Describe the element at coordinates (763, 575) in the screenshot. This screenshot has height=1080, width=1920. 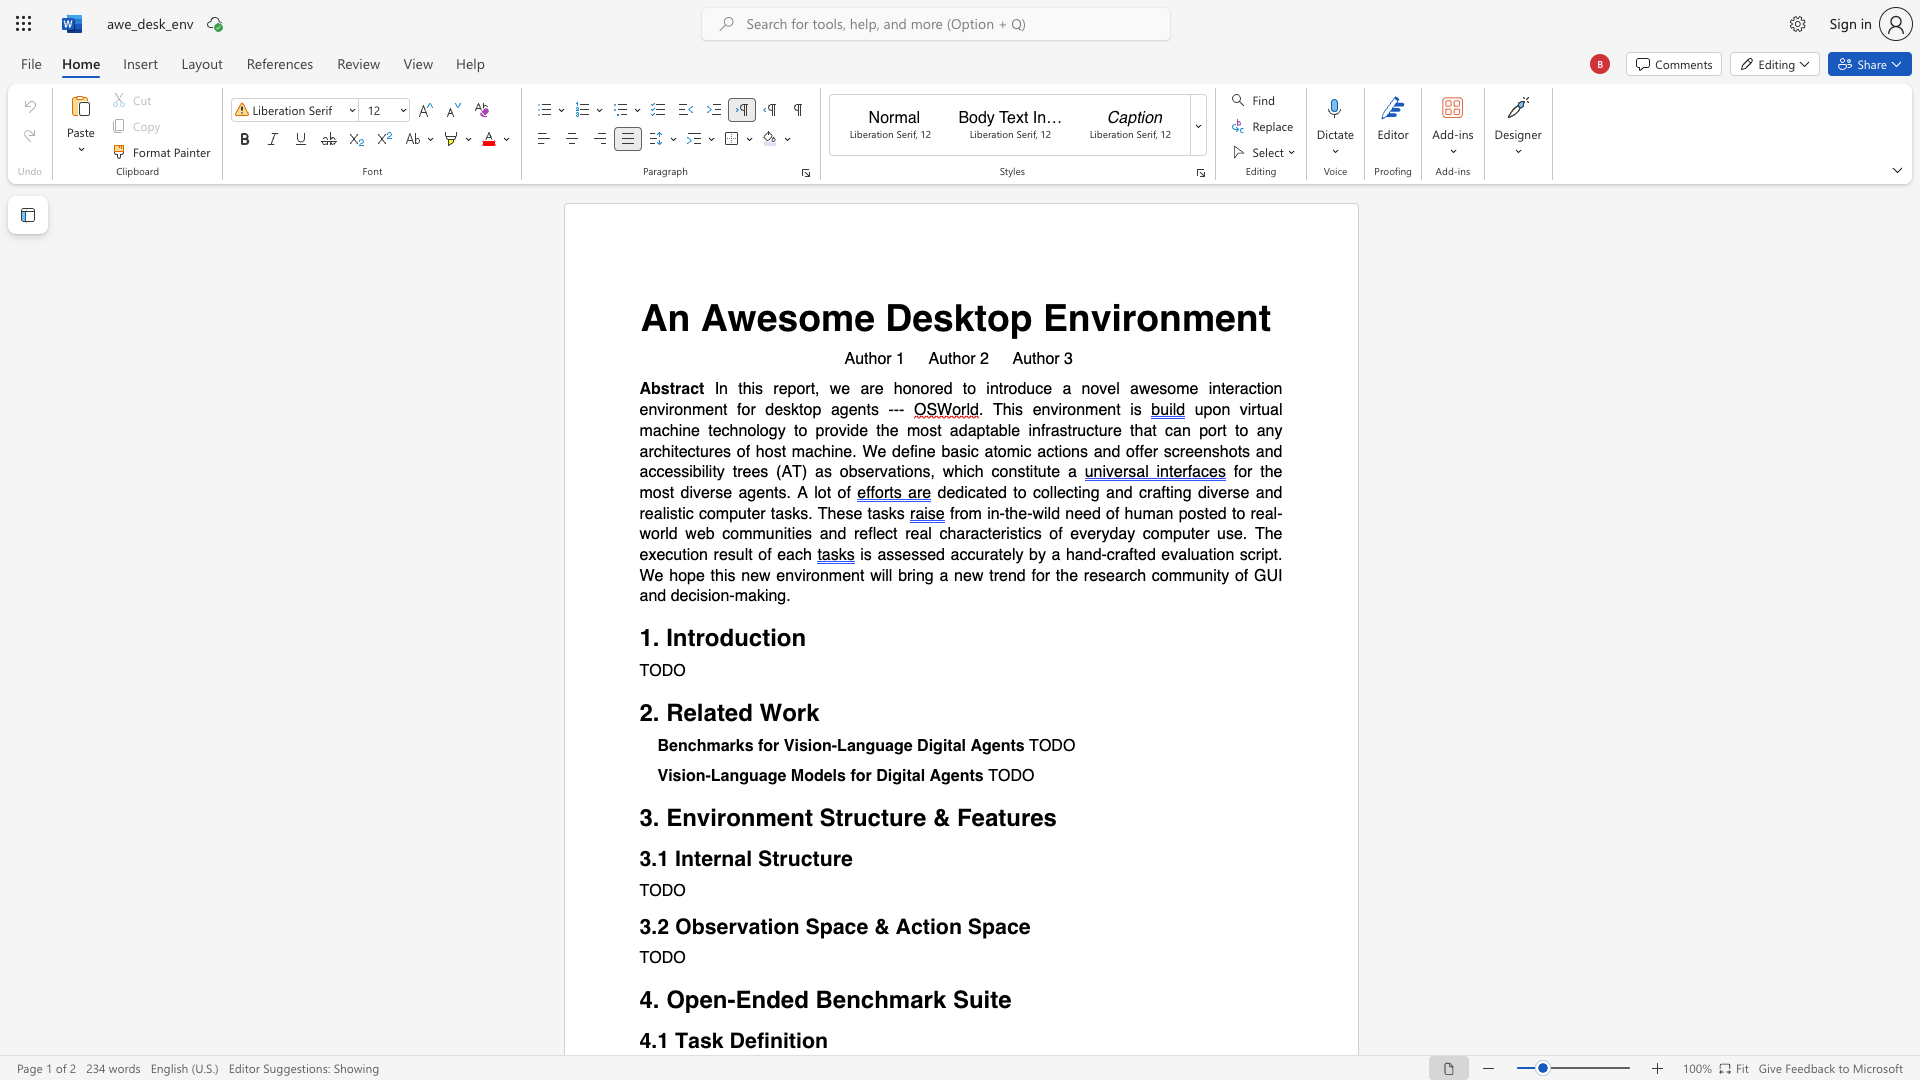
I see `the 1th character "w" in the text` at that location.